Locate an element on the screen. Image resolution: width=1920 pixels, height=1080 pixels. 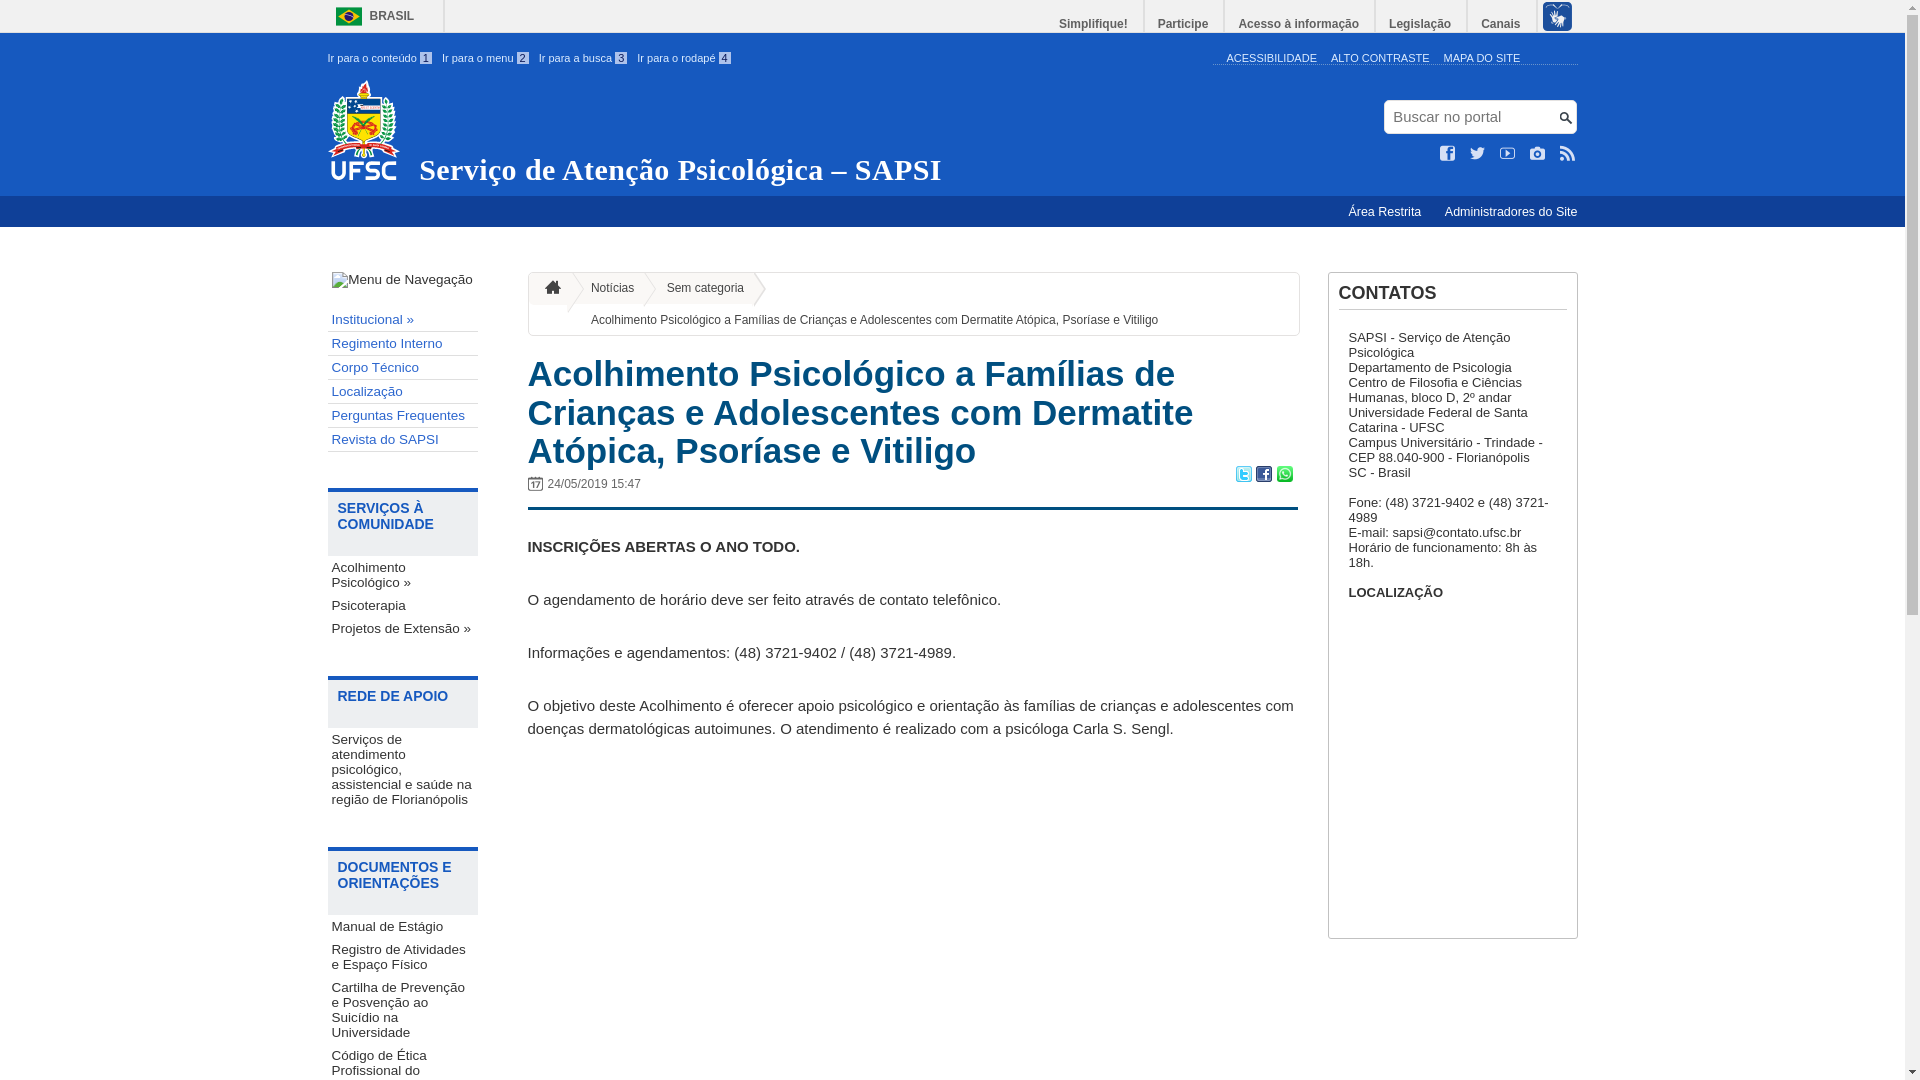
'Ir para o menu 2' is located at coordinates (485, 56).